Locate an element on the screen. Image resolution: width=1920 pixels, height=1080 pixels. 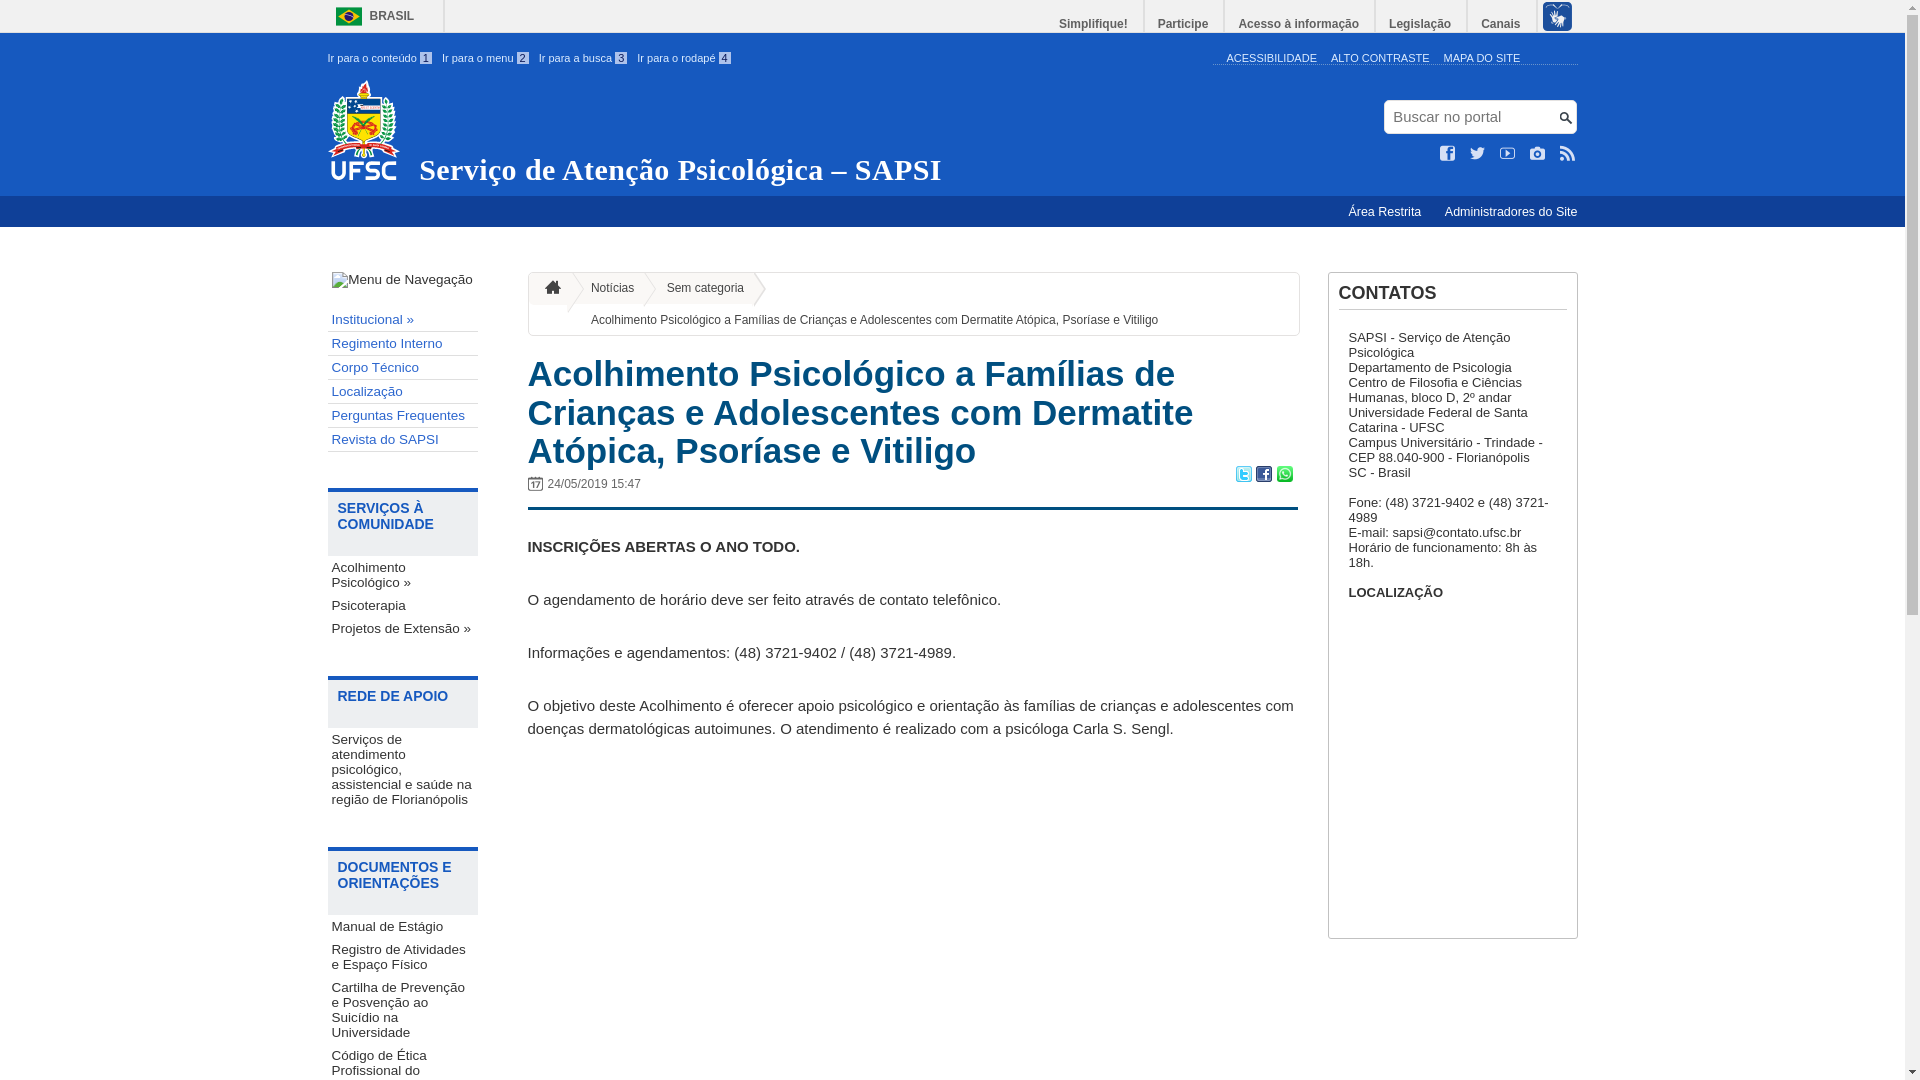
'Ir para o menu 2' is located at coordinates (485, 56).